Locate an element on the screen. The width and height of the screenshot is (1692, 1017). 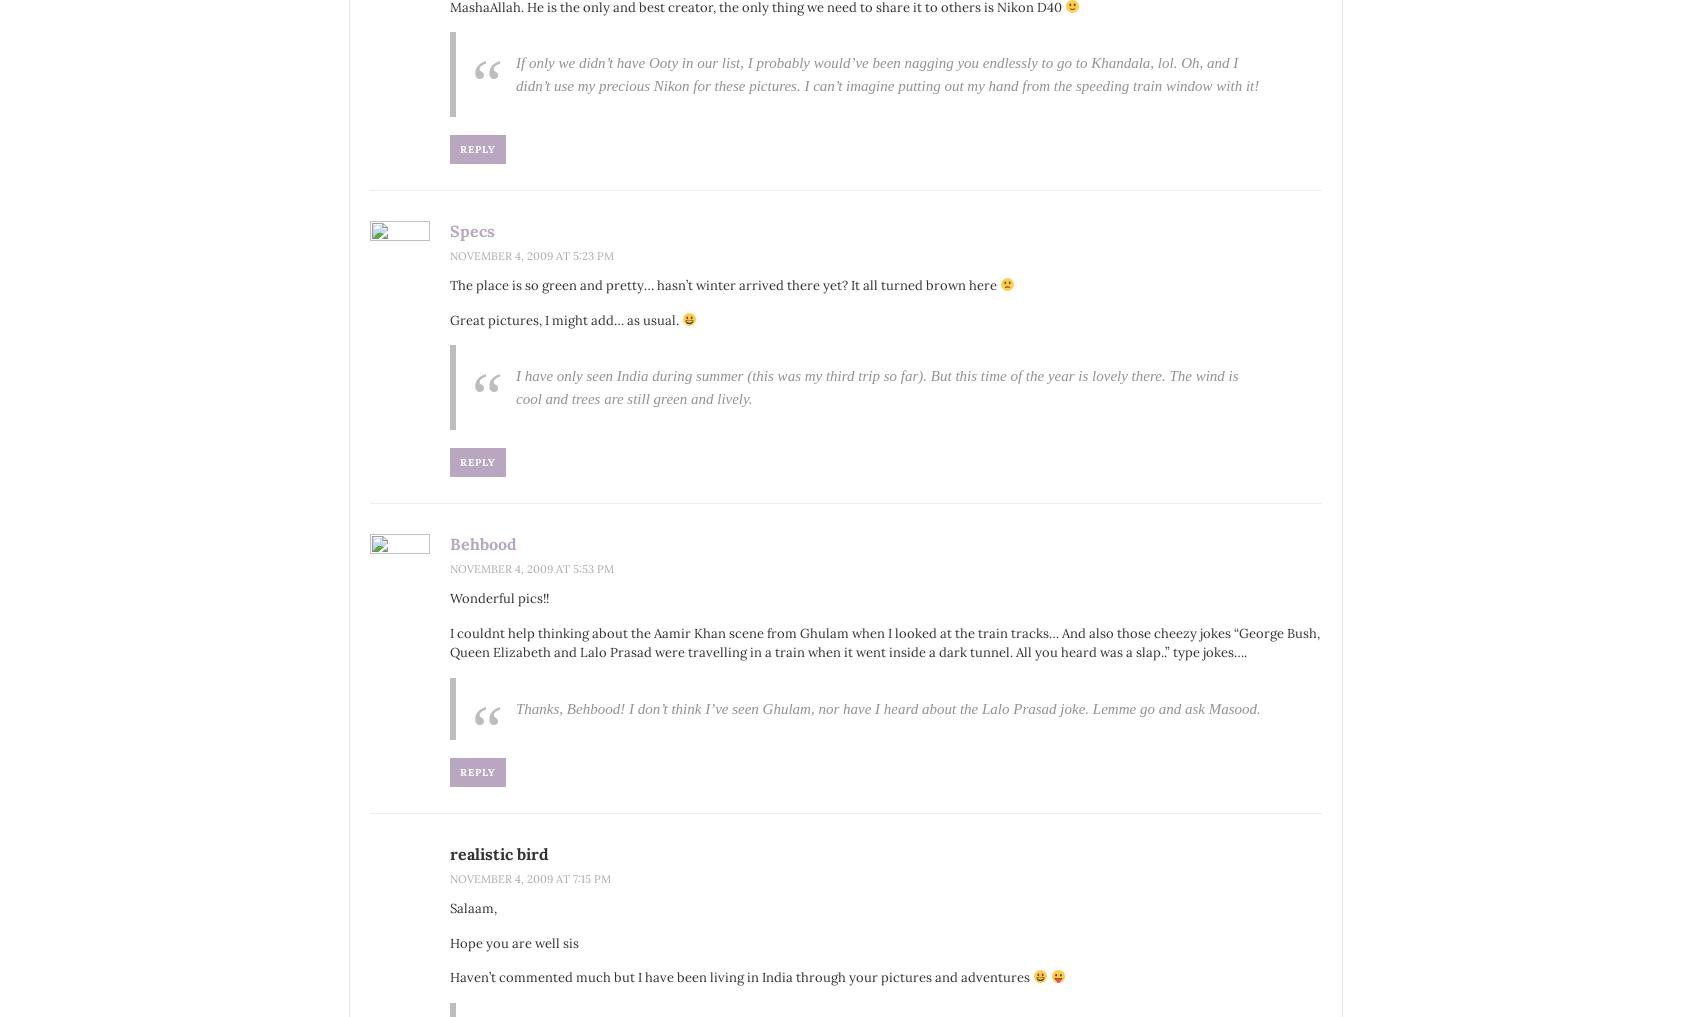
'If only we didn’t have Ooty in our list, I probably would’ve been nagging you endlessly to go to Khandala, lol. Oh, and I didn’t use my precious Nikon for these pictures. I can’t imagine putting out my hand from the speeding train window with it!' is located at coordinates (886, 74).